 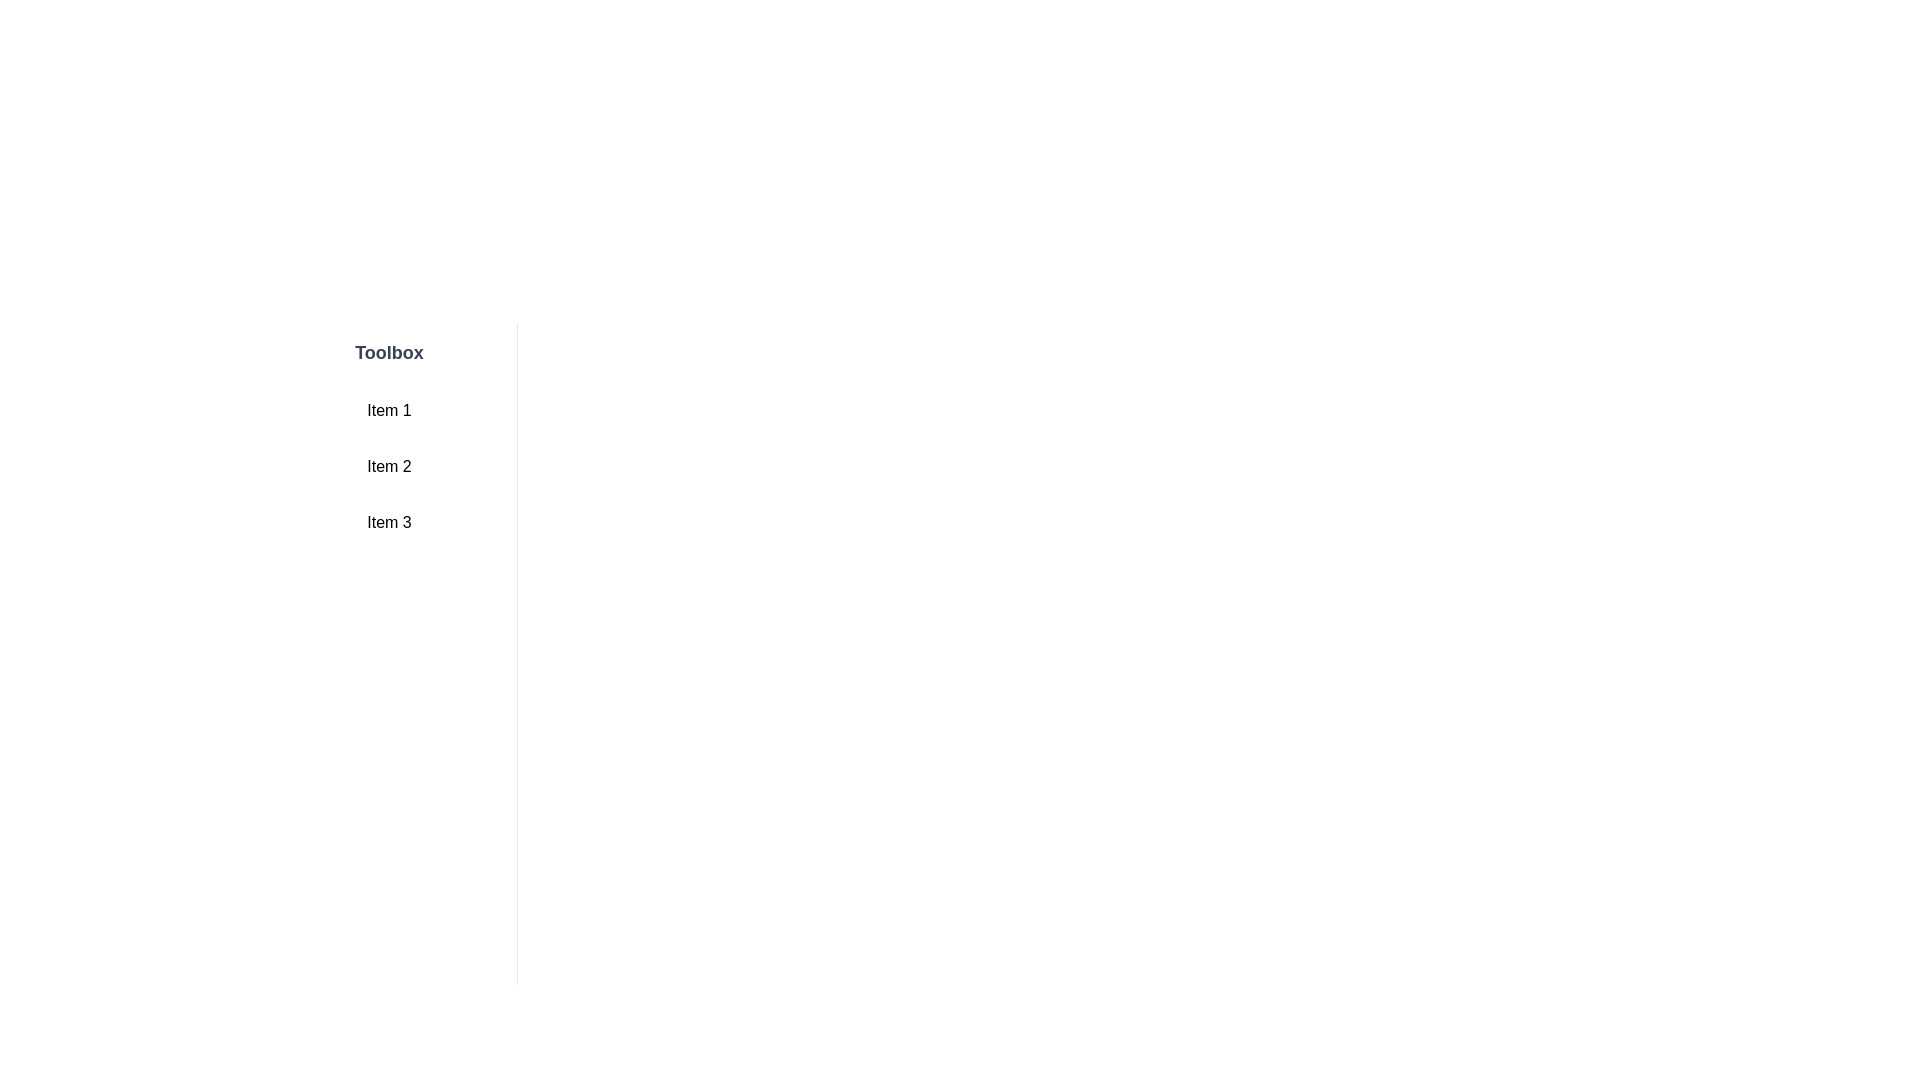 I want to click on text displayed in the 'Item 1' text label, which is the first item in the list below the 'Toolbox' title, so click(x=389, y=410).